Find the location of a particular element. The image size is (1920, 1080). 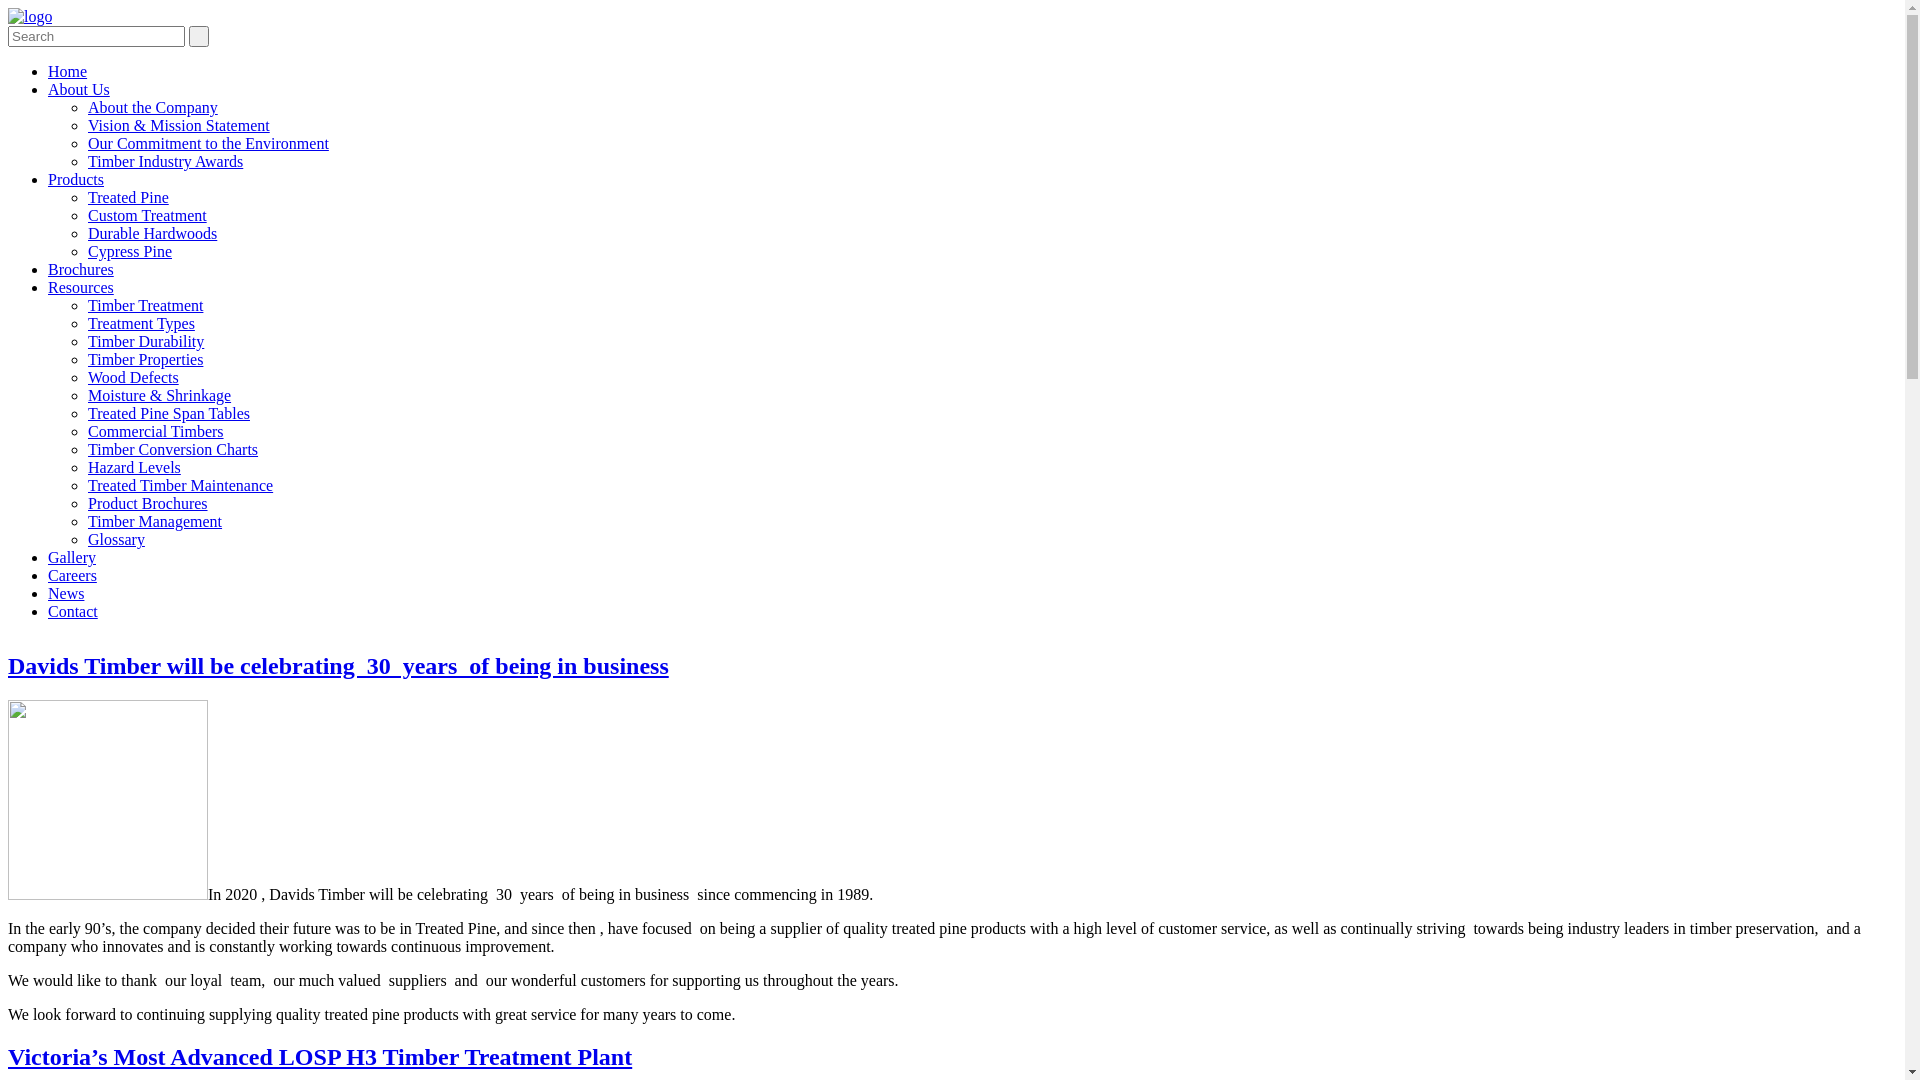

'Hazard Levels' is located at coordinates (133, 467).